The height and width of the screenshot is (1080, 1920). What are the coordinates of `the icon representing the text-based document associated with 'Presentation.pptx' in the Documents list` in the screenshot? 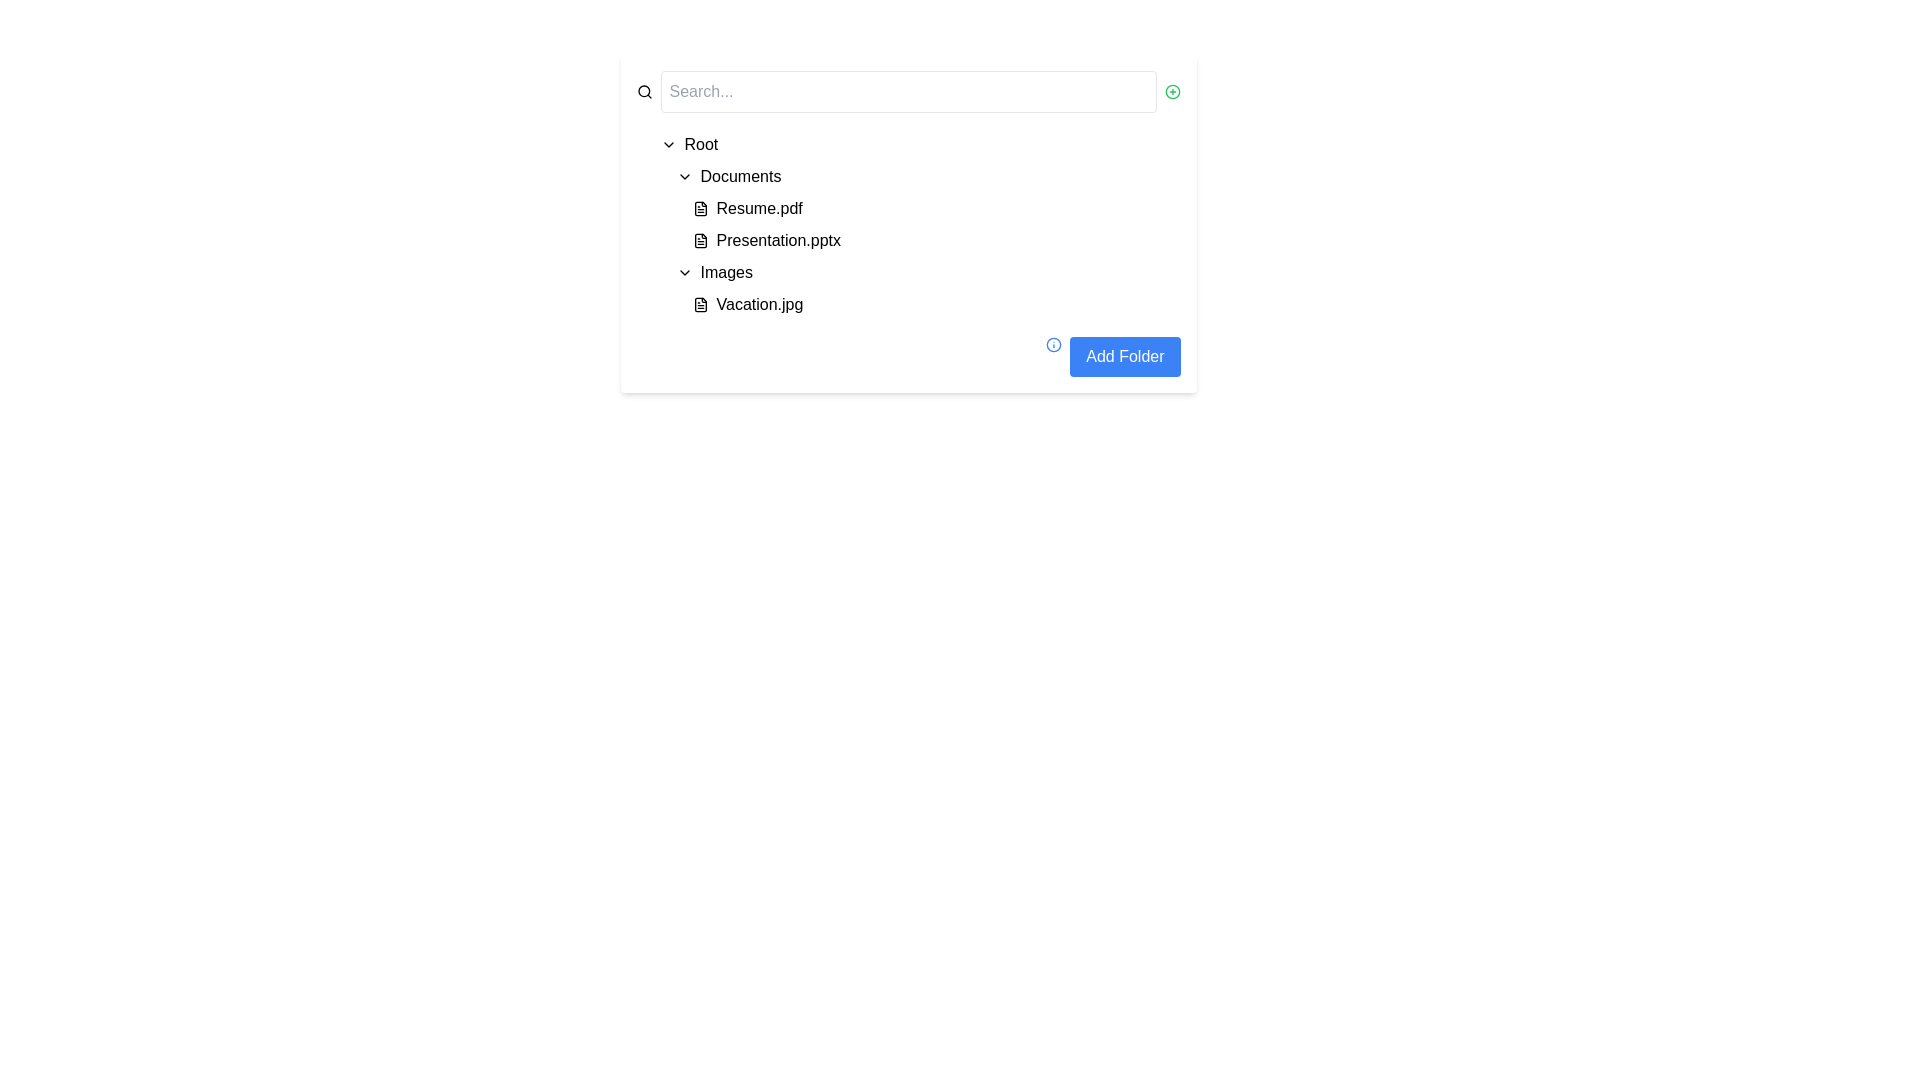 It's located at (700, 239).